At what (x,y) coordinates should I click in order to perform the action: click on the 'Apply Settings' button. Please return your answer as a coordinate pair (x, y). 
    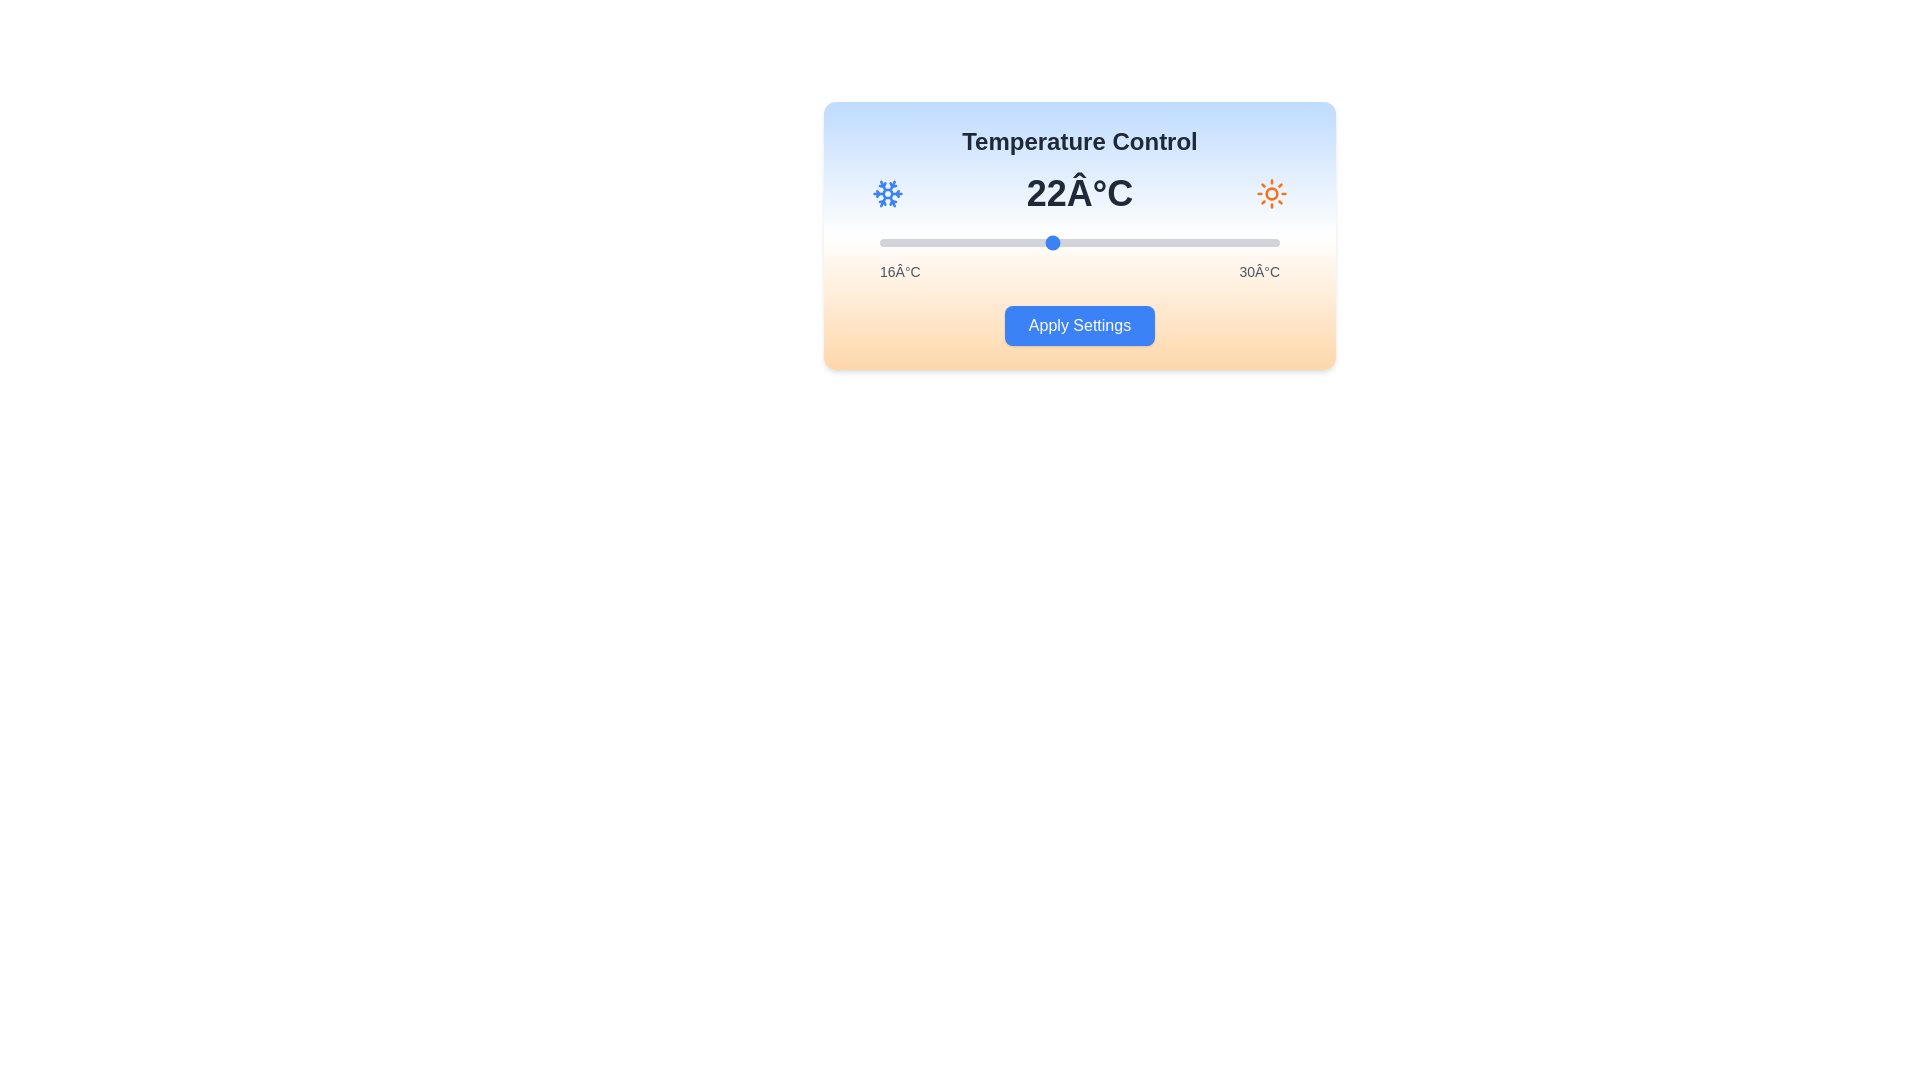
    Looking at the image, I should click on (1079, 325).